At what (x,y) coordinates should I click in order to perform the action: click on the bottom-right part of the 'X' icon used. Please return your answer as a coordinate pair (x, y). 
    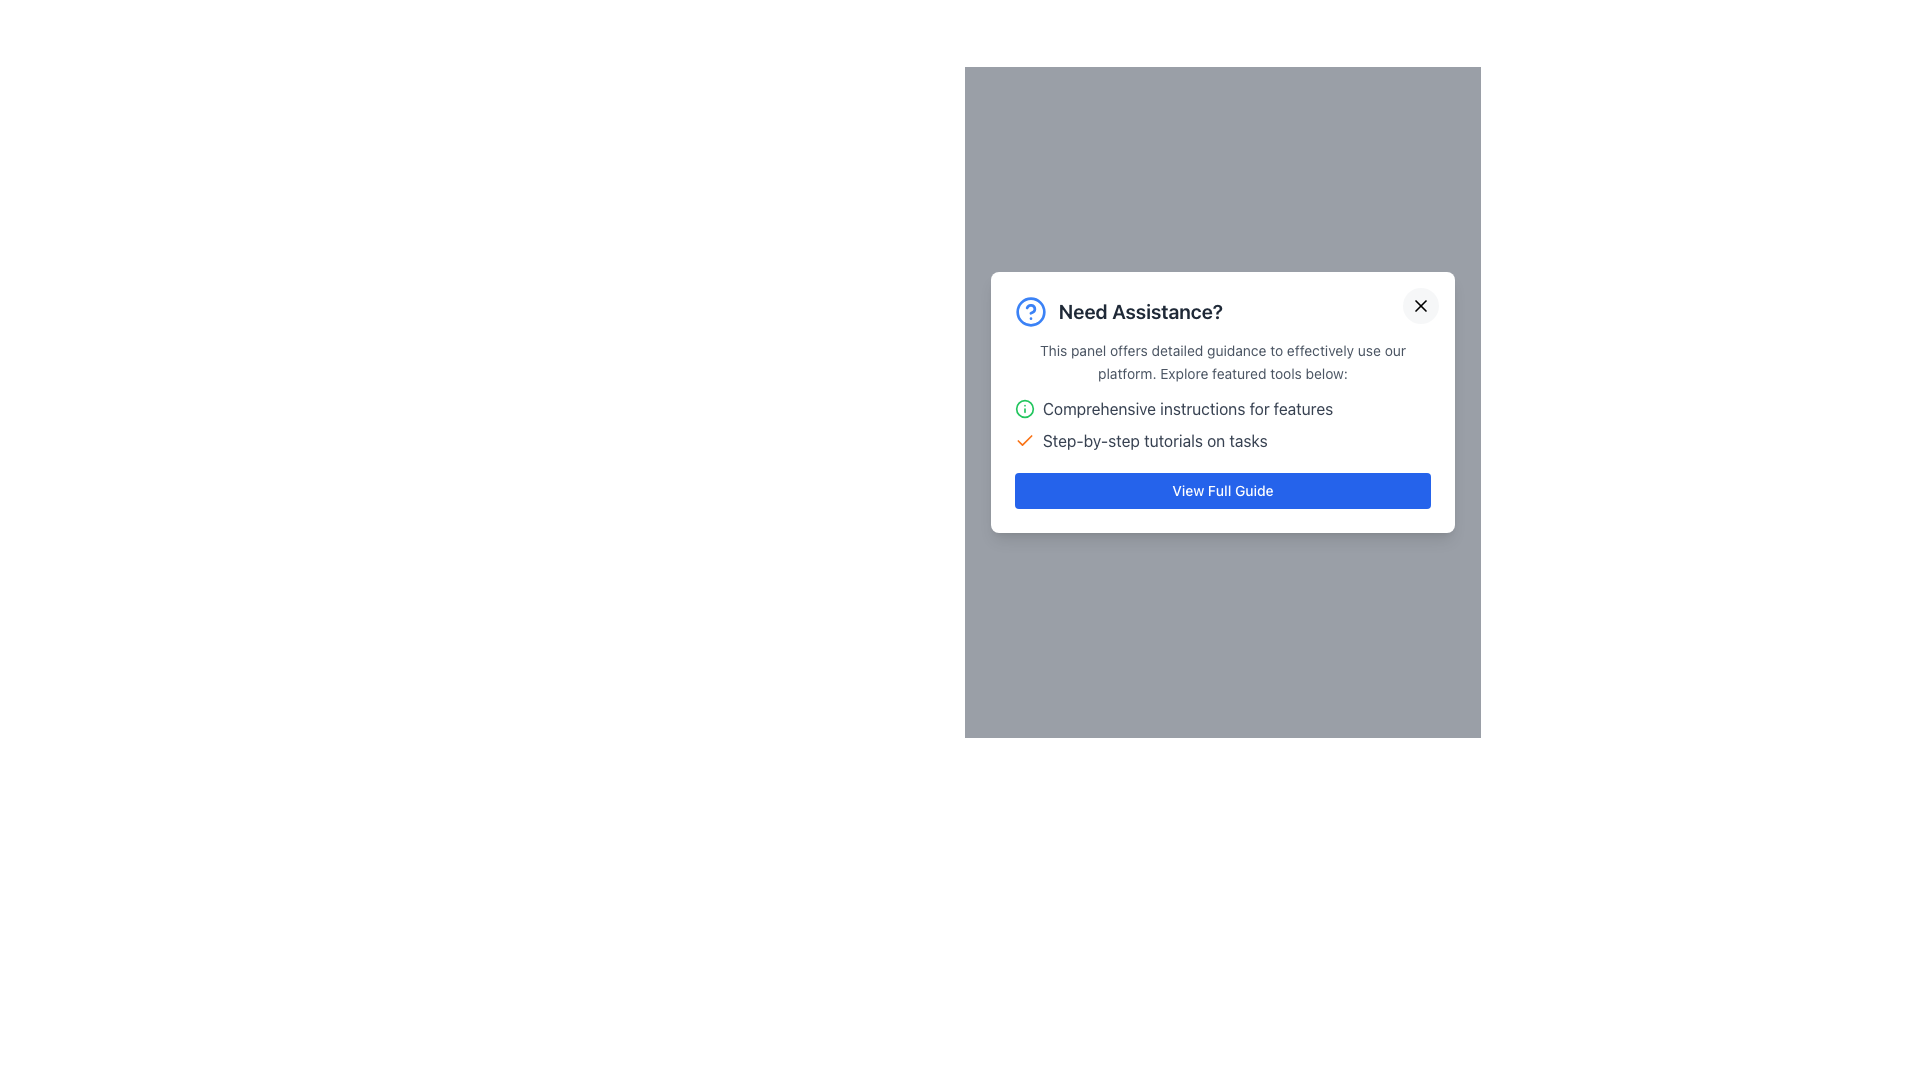
    Looking at the image, I should click on (1420, 305).